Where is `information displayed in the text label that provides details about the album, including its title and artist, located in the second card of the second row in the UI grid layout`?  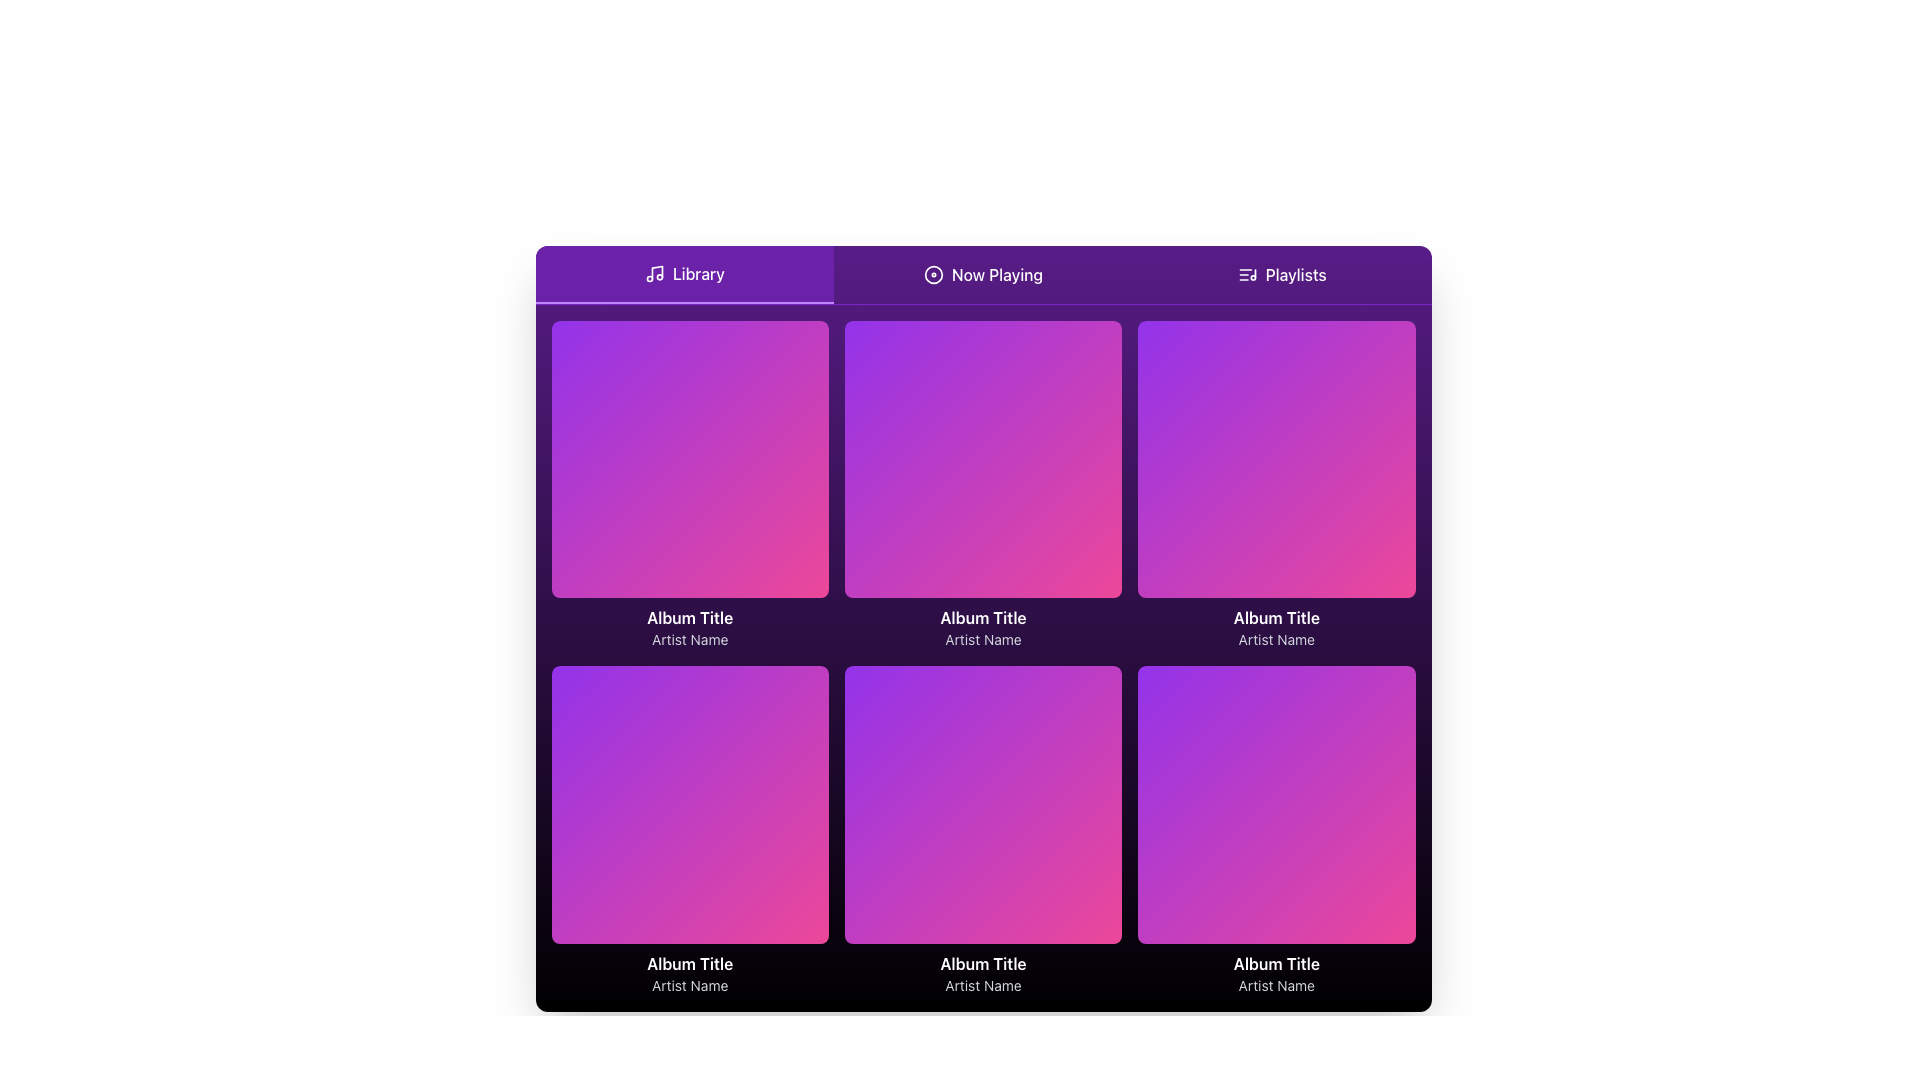 information displayed in the text label that provides details about the album, including its title and artist, located in the second card of the second row in the UI grid layout is located at coordinates (983, 627).